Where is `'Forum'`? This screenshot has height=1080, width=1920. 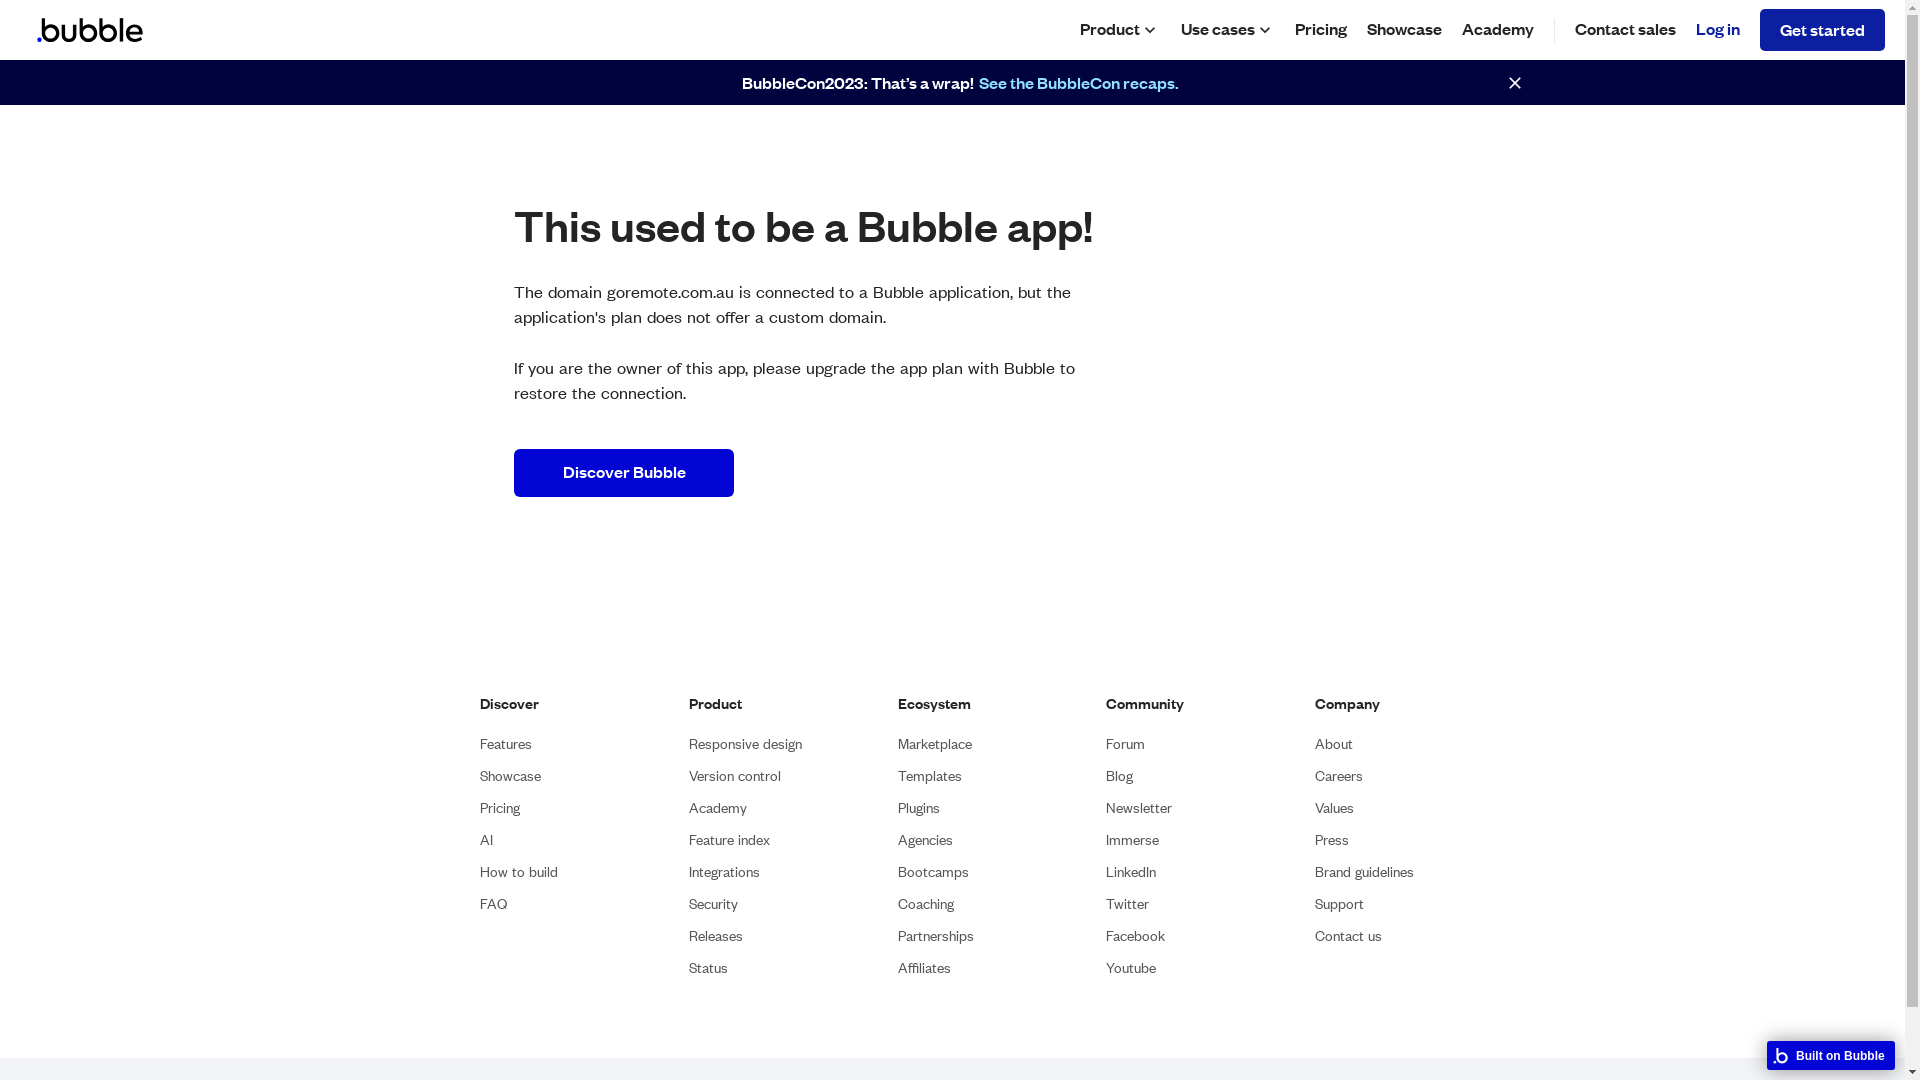 'Forum' is located at coordinates (1104, 743).